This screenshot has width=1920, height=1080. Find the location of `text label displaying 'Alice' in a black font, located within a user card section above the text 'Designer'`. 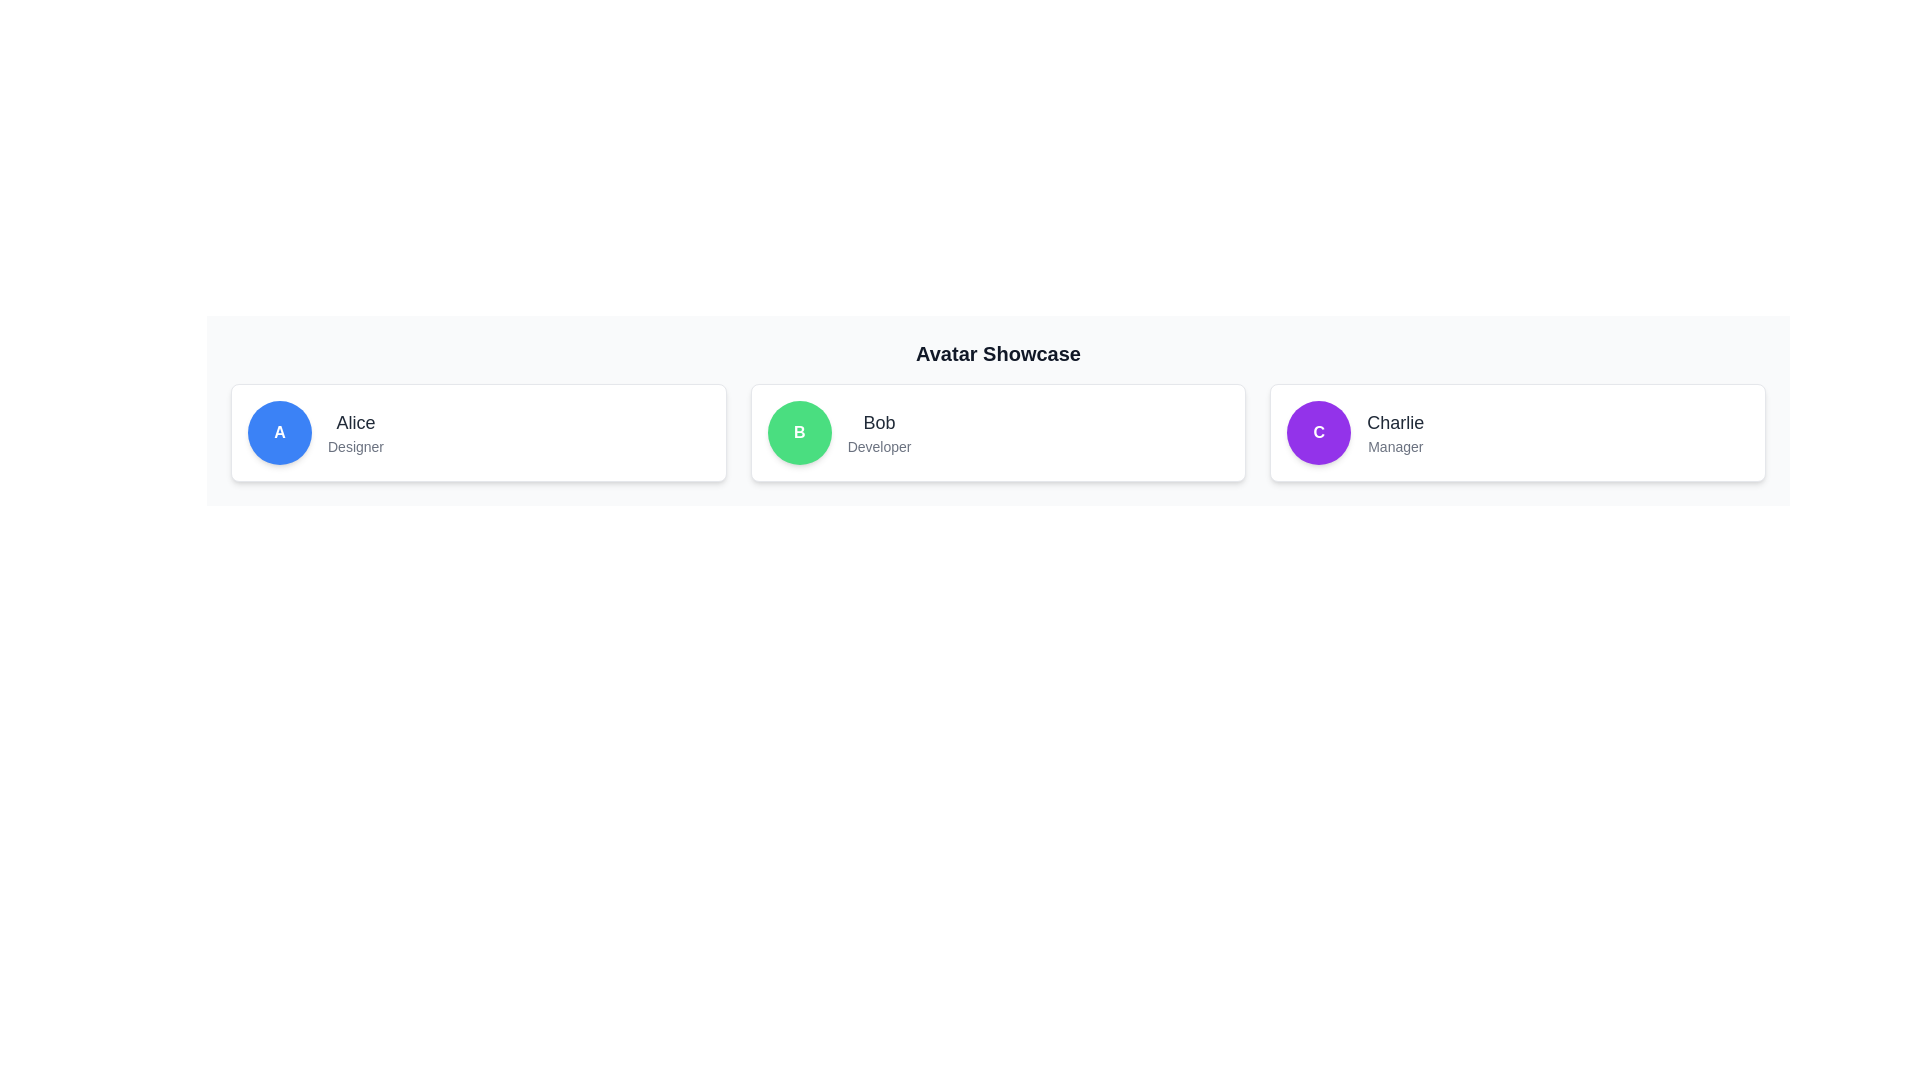

text label displaying 'Alice' in a black font, located within a user card section above the text 'Designer' is located at coordinates (355, 422).